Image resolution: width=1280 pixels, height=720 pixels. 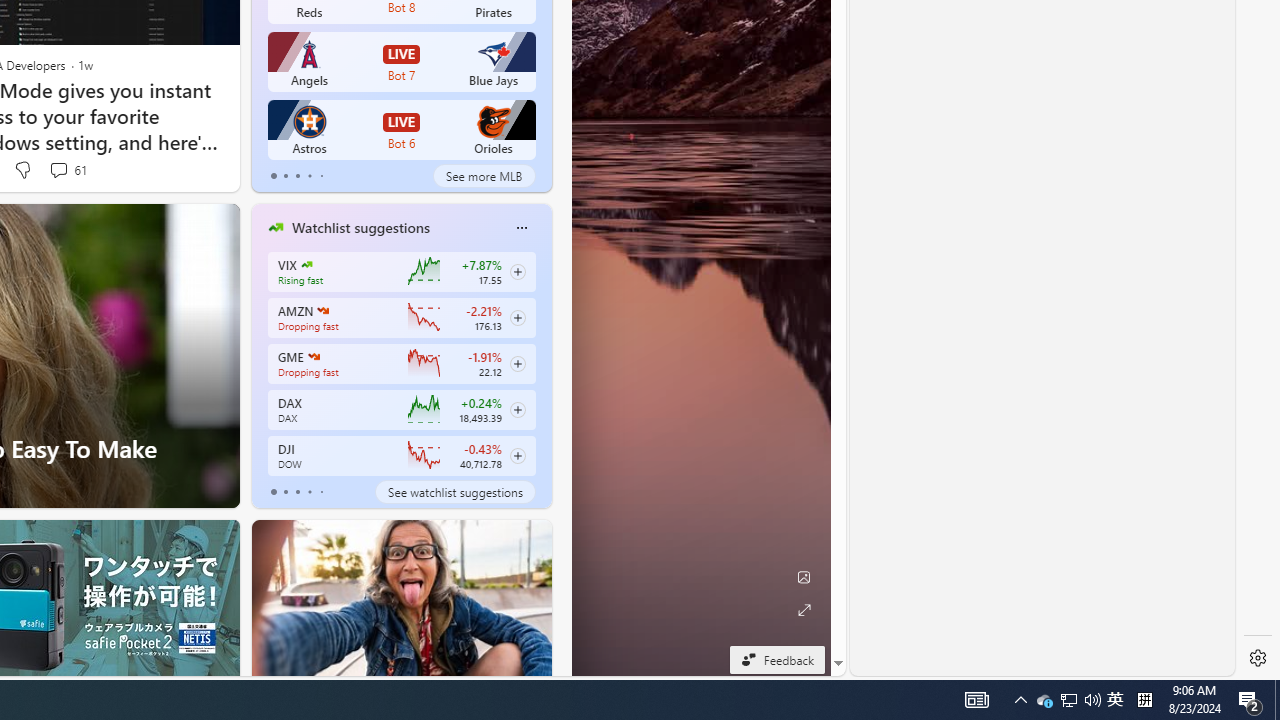 What do you see at coordinates (521, 226) in the screenshot?
I see `'More options'` at bounding box center [521, 226].